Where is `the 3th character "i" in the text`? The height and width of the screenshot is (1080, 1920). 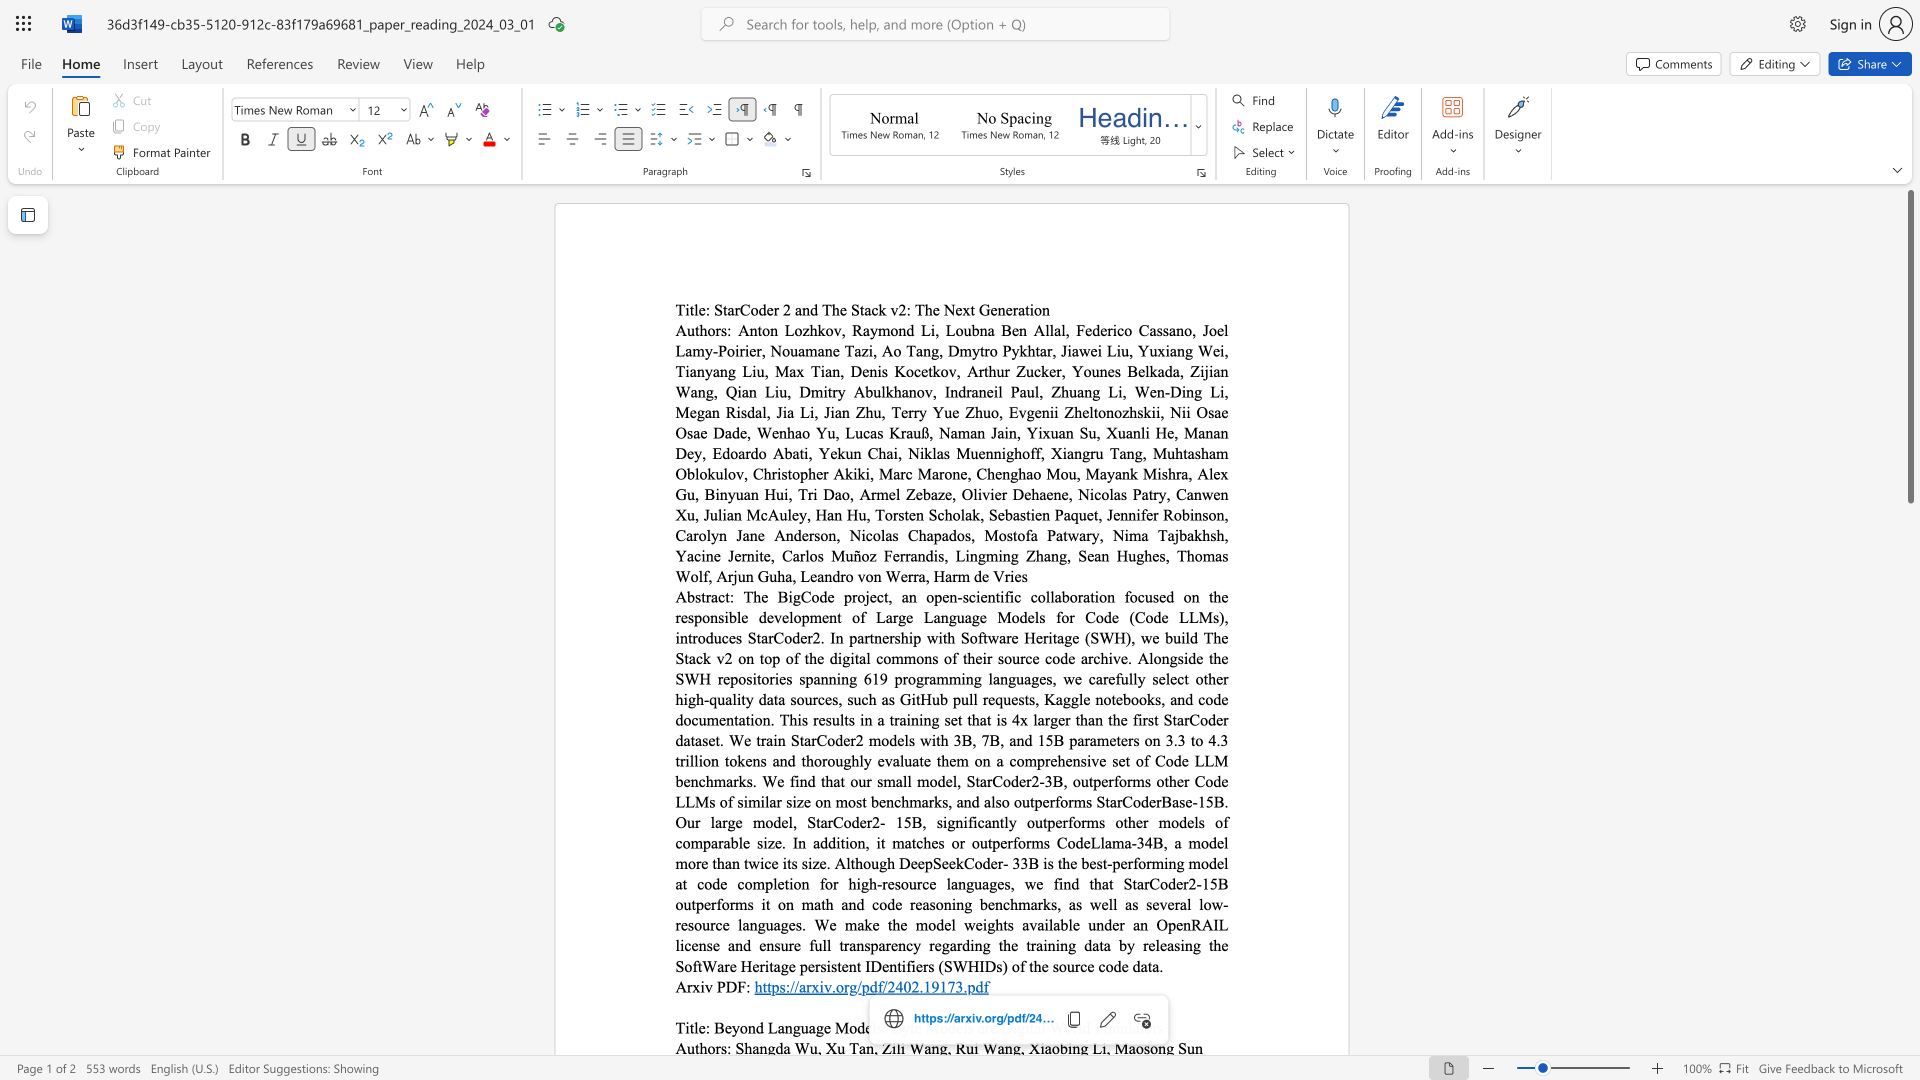
the 3th character "i" in the text is located at coordinates (1104, 1027).